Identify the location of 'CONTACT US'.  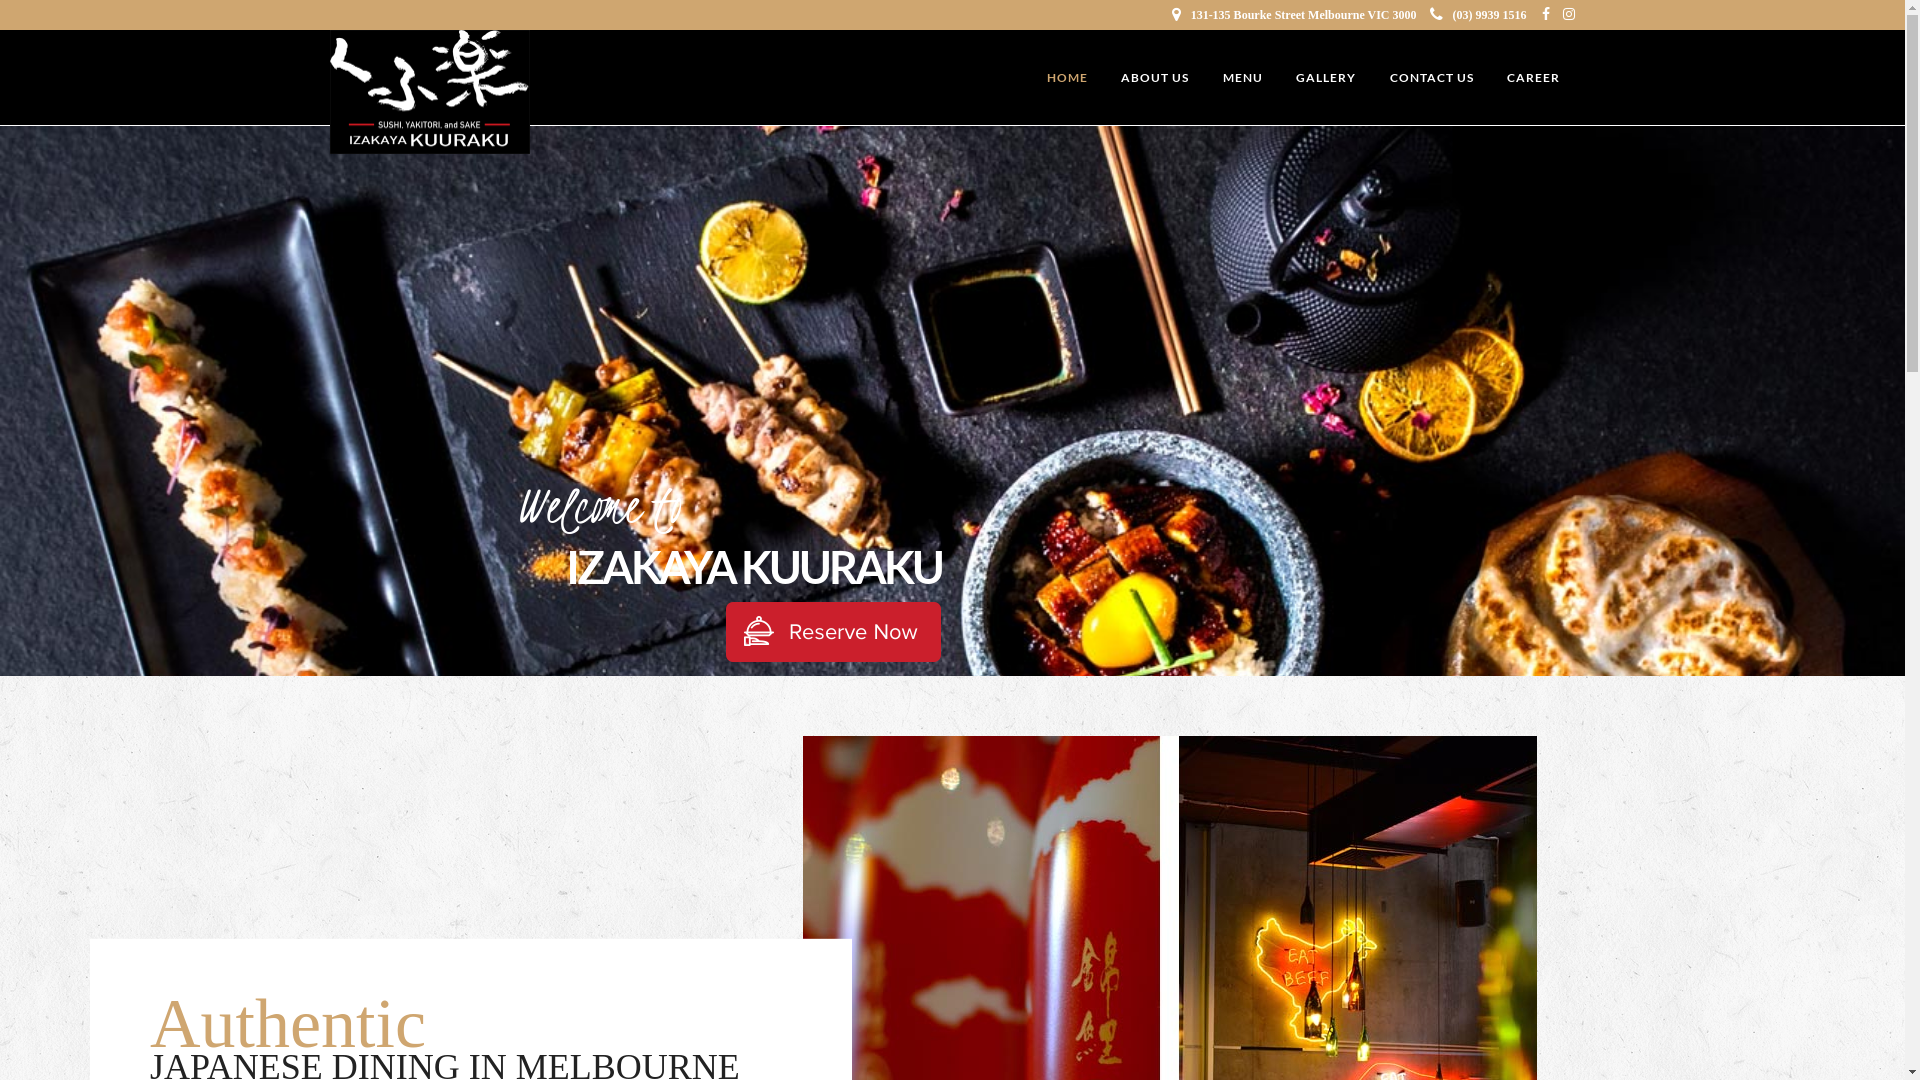
(1429, 77).